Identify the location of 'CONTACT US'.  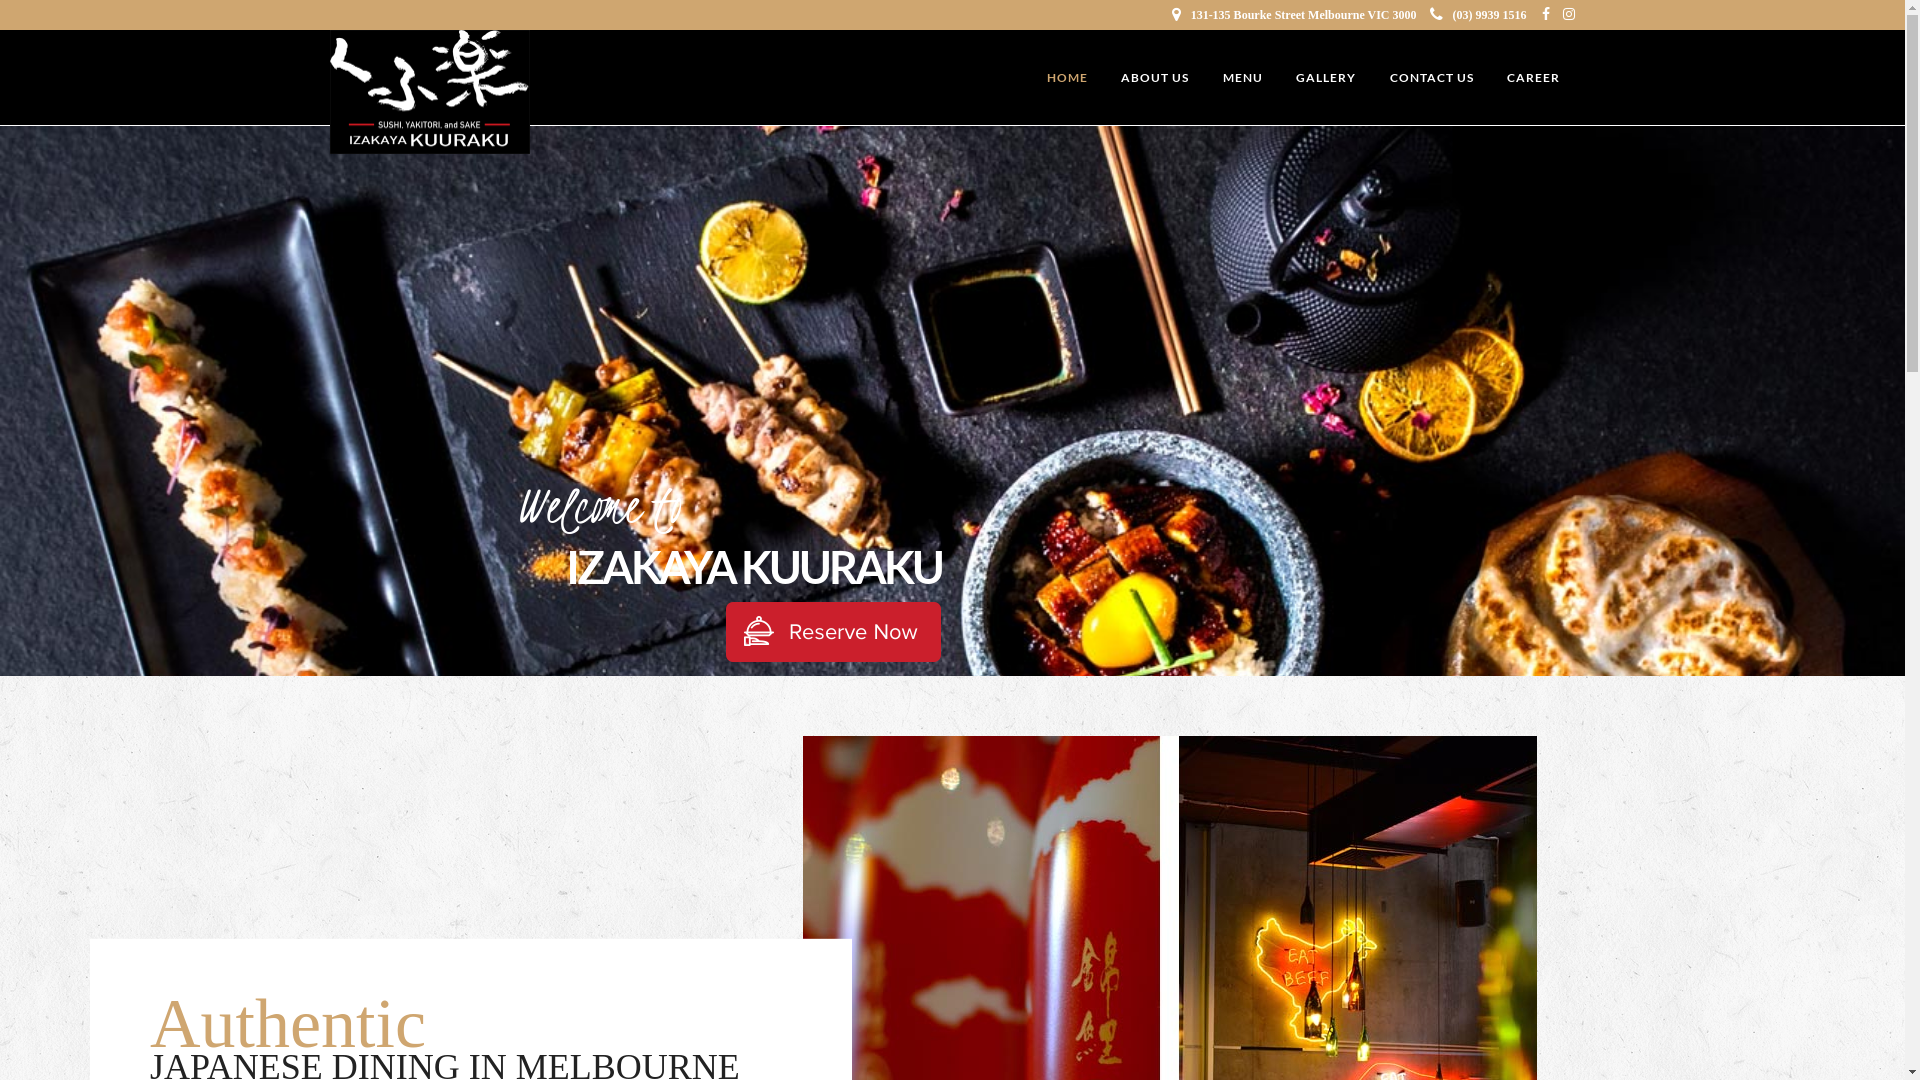
(1429, 77).